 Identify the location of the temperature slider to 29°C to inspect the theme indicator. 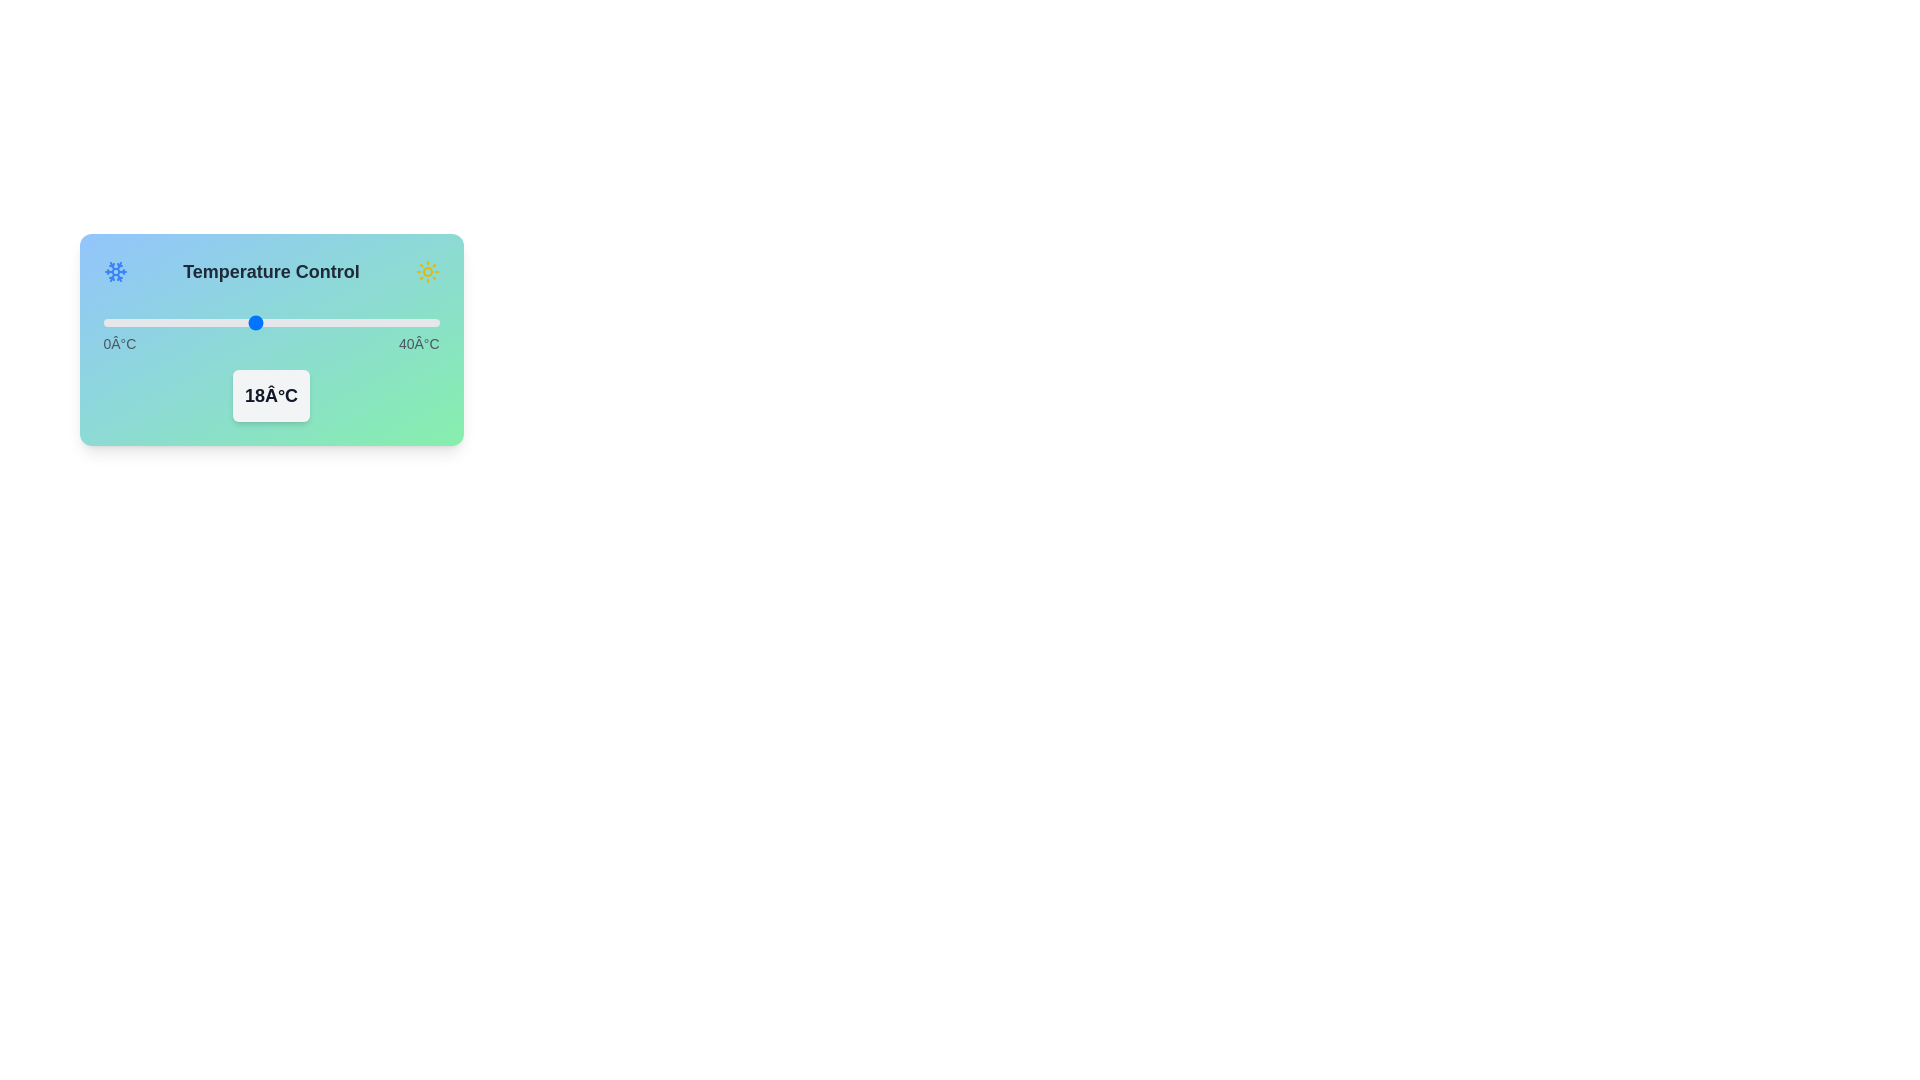
(347, 322).